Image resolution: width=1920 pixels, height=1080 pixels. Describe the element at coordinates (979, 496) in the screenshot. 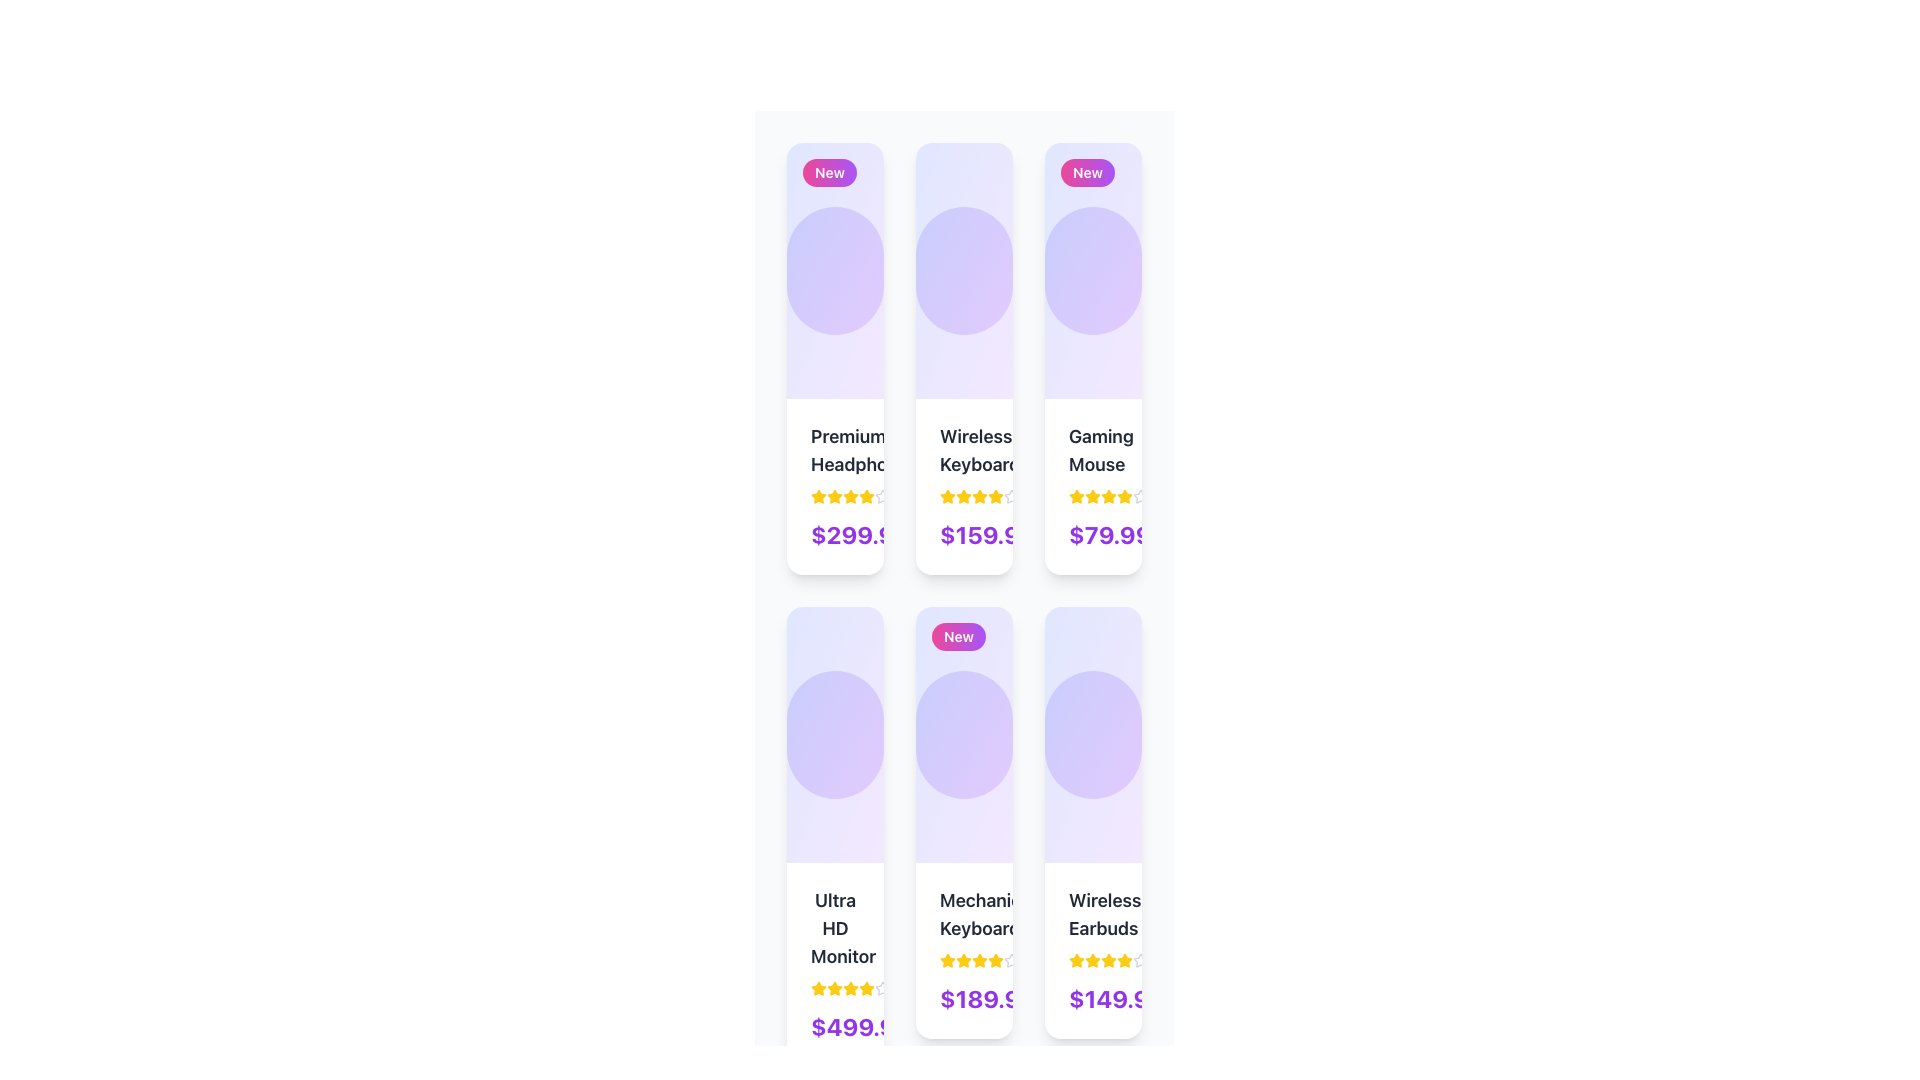

I see `the fifth active yellow star in the rating component for the 'Wireless Keyboard' using accessibility tools` at that location.